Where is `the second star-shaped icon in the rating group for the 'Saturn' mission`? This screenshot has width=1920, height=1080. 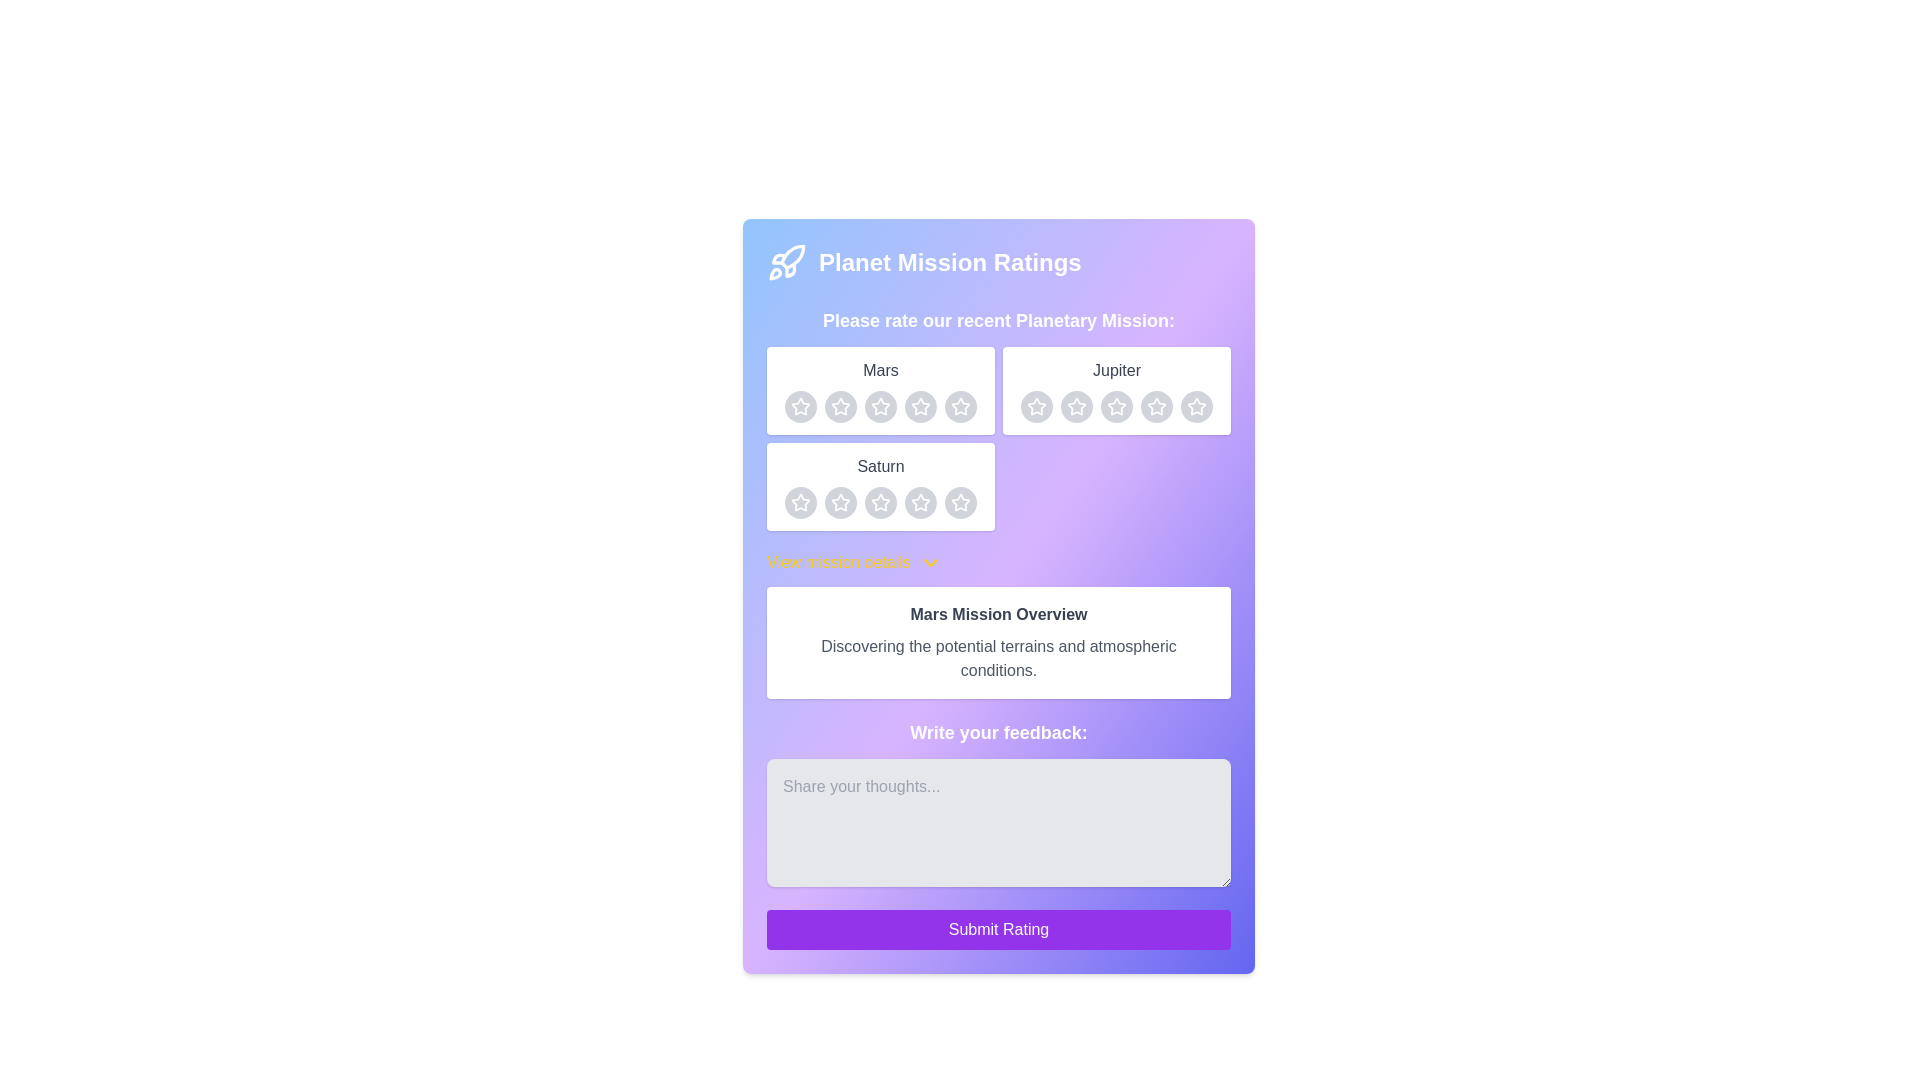
the second star-shaped icon in the rating group for the 'Saturn' mission is located at coordinates (840, 501).